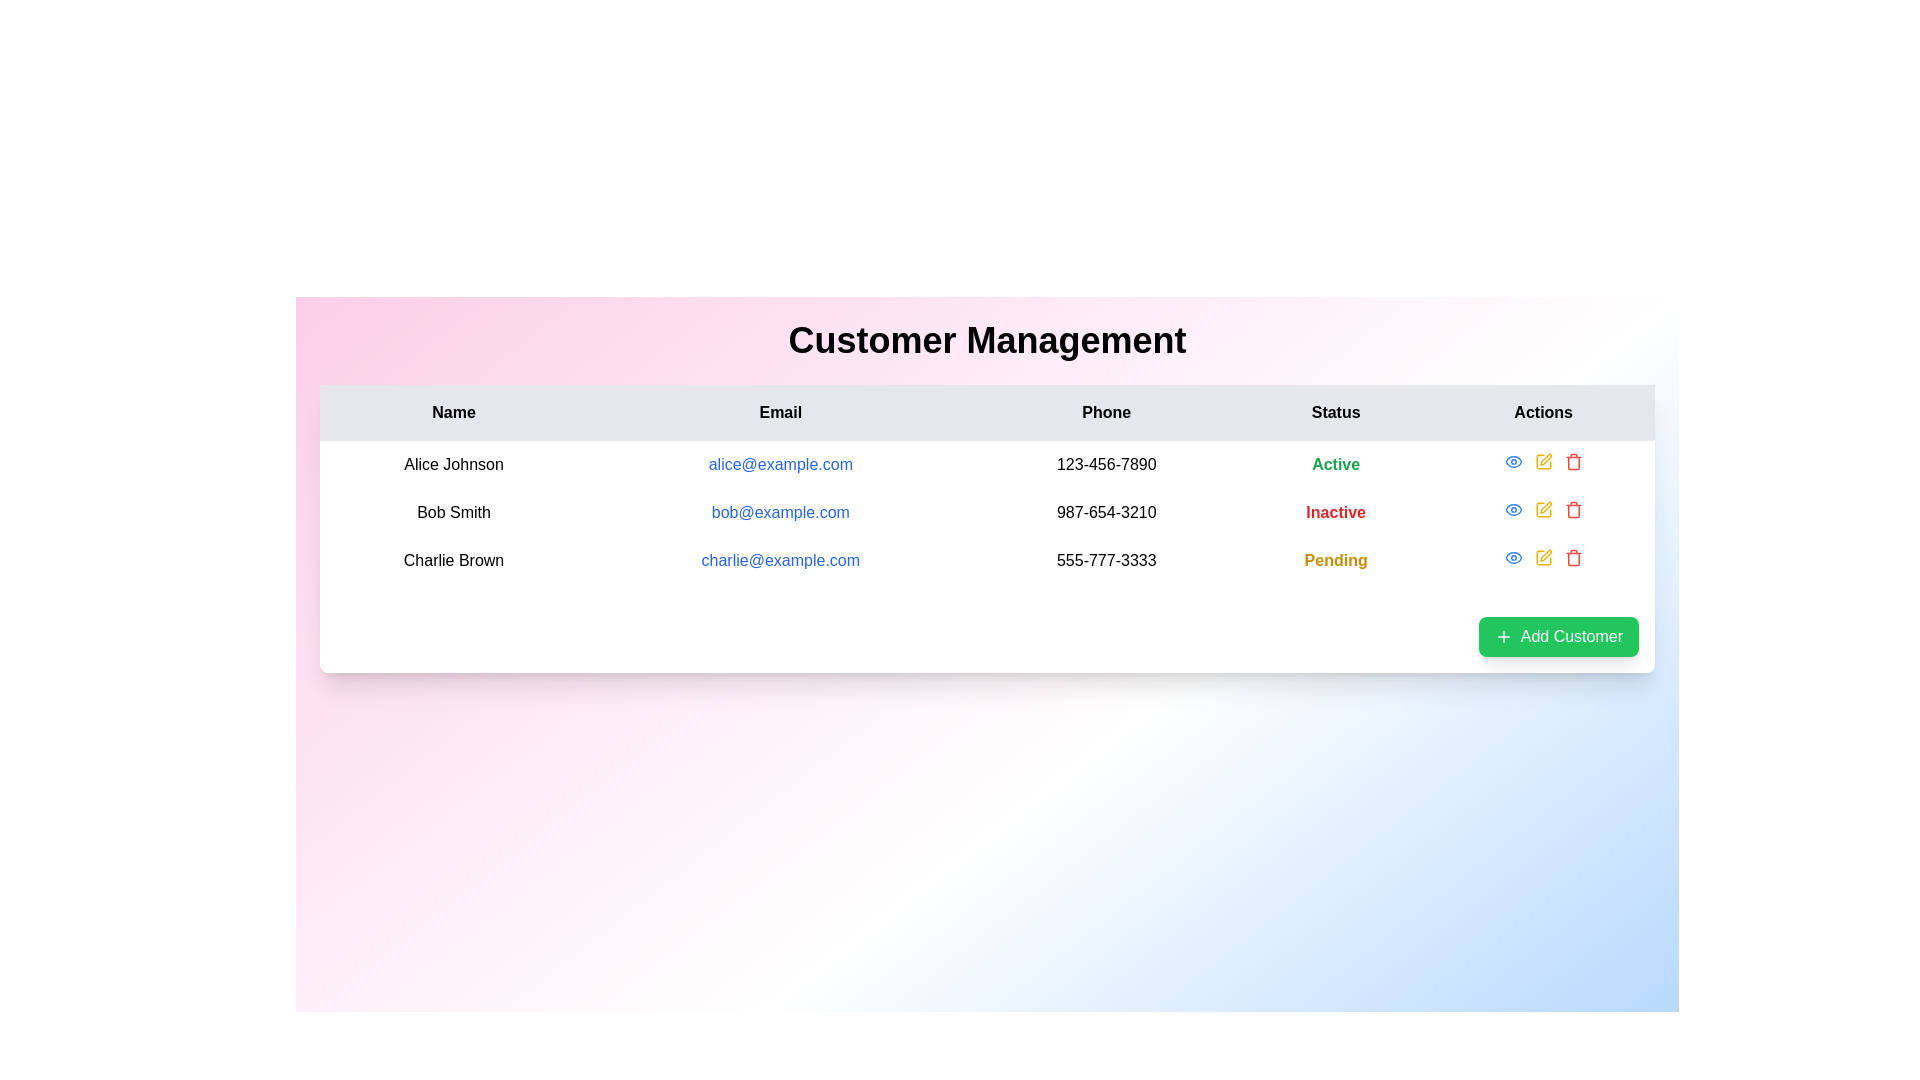 Image resolution: width=1920 pixels, height=1080 pixels. Describe the element at coordinates (1542, 508) in the screenshot. I see `the vector graphic icon associated with editing actions in the 'Actions' column of the second row for Bob Smith` at that location.